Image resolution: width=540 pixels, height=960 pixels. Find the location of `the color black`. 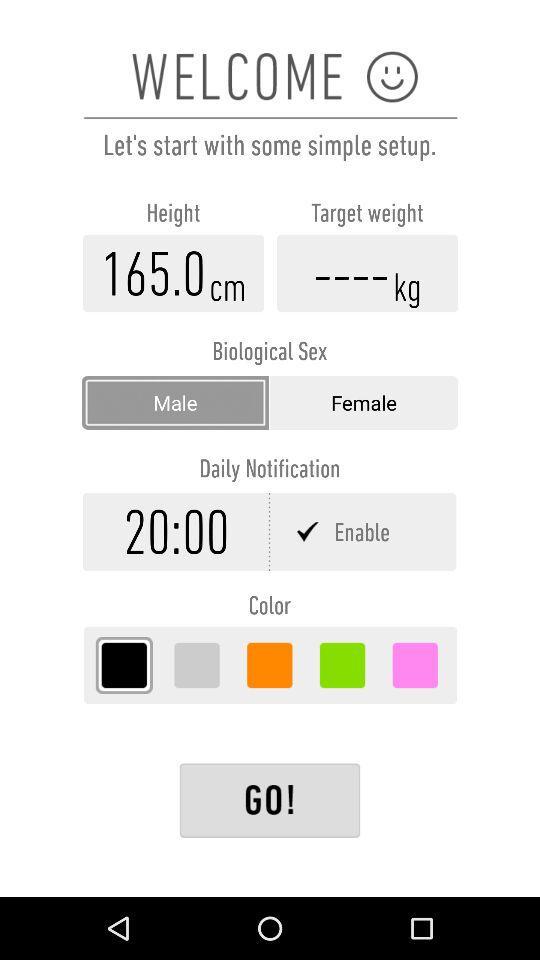

the color black is located at coordinates (124, 665).